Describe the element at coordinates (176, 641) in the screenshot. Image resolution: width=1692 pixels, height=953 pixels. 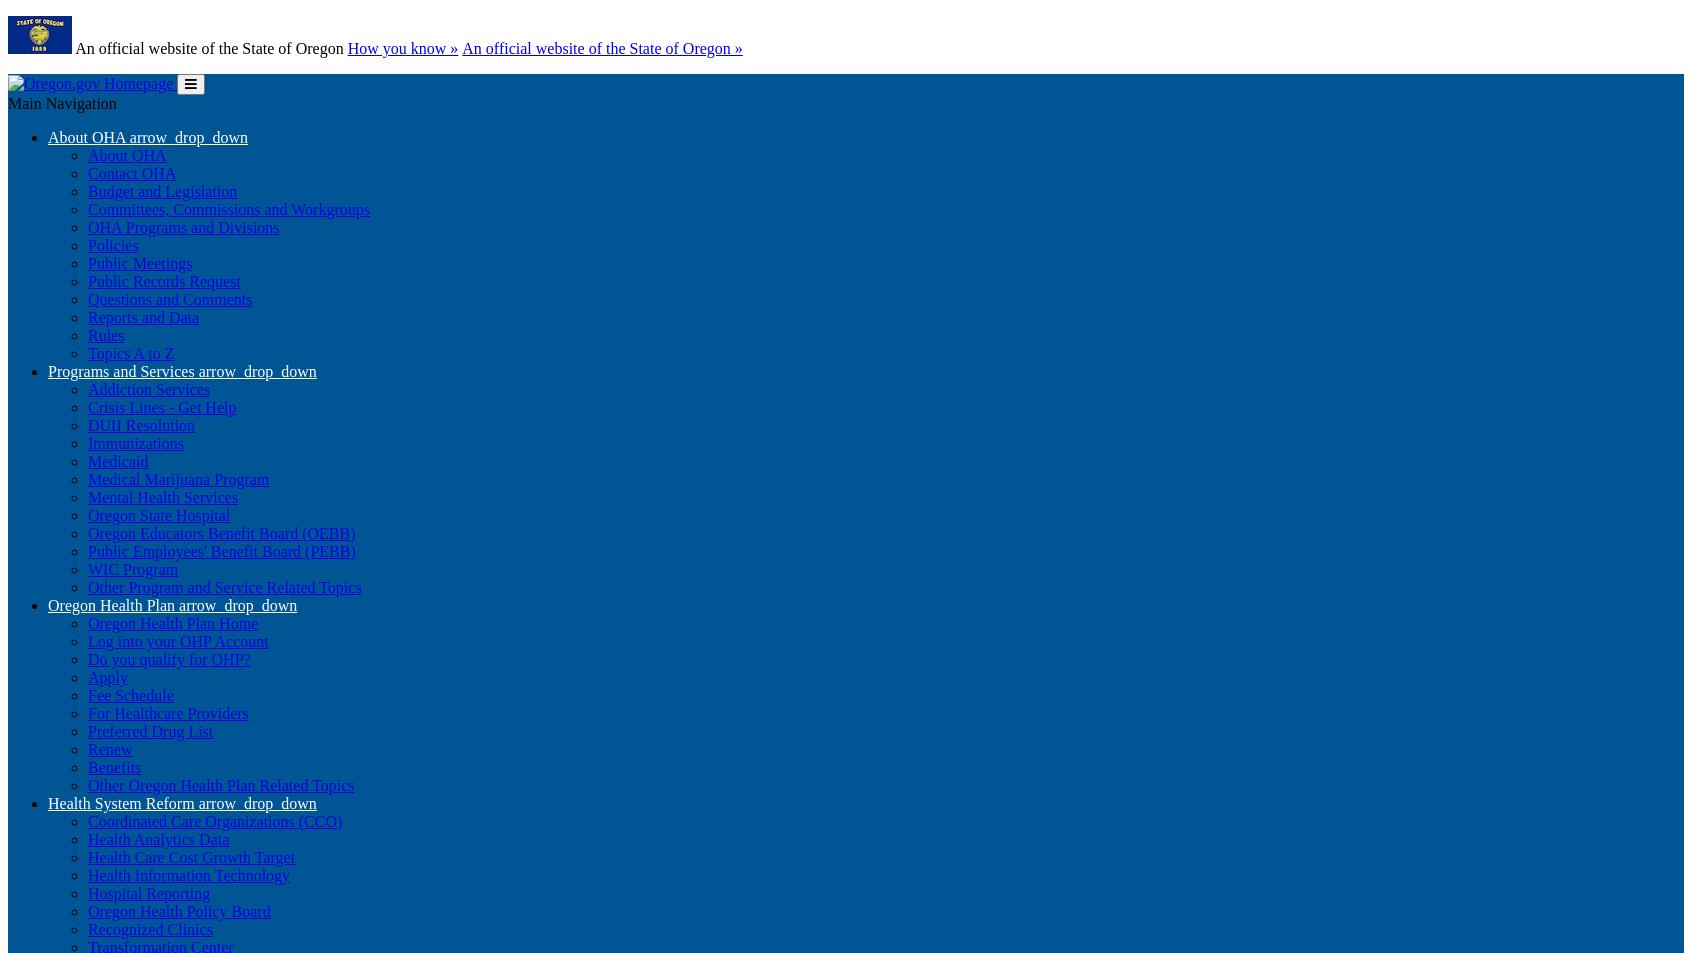
I see `'Log into your OHP Account'` at that location.